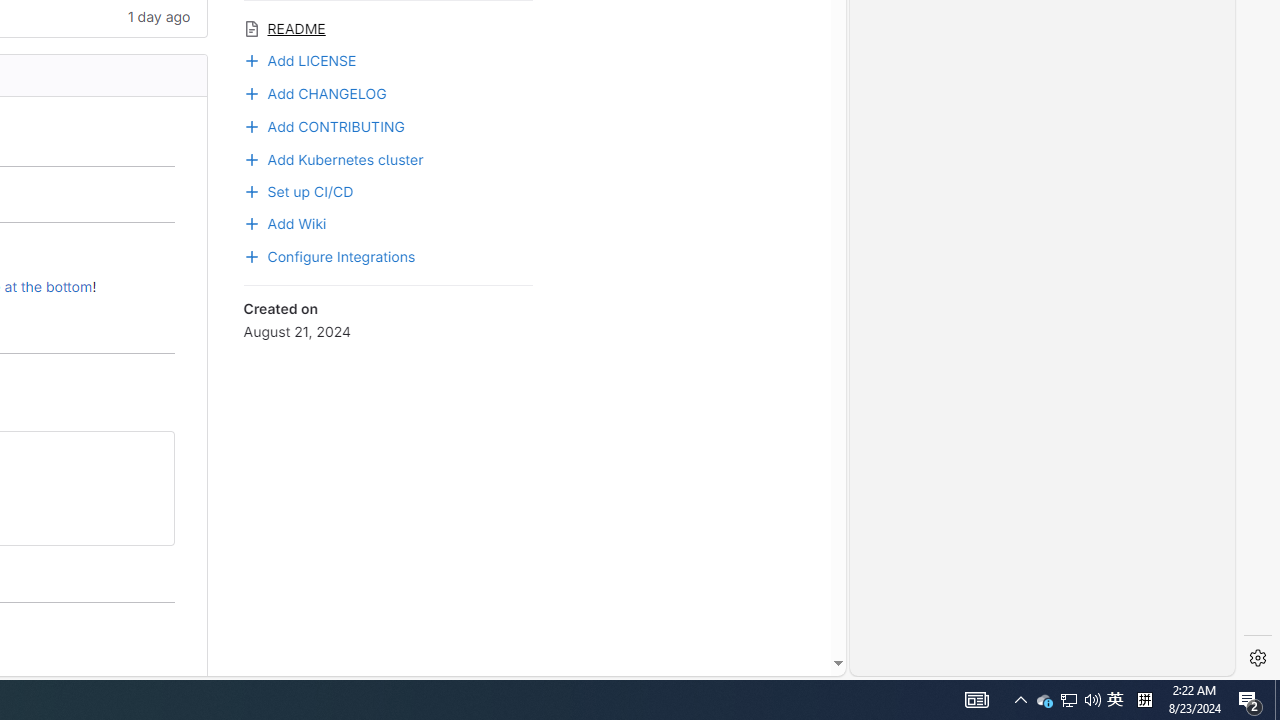 The image size is (1280, 720). Describe the element at coordinates (333, 157) in the screenshot. I see `'Add Kubernetes cluster'` at that location.